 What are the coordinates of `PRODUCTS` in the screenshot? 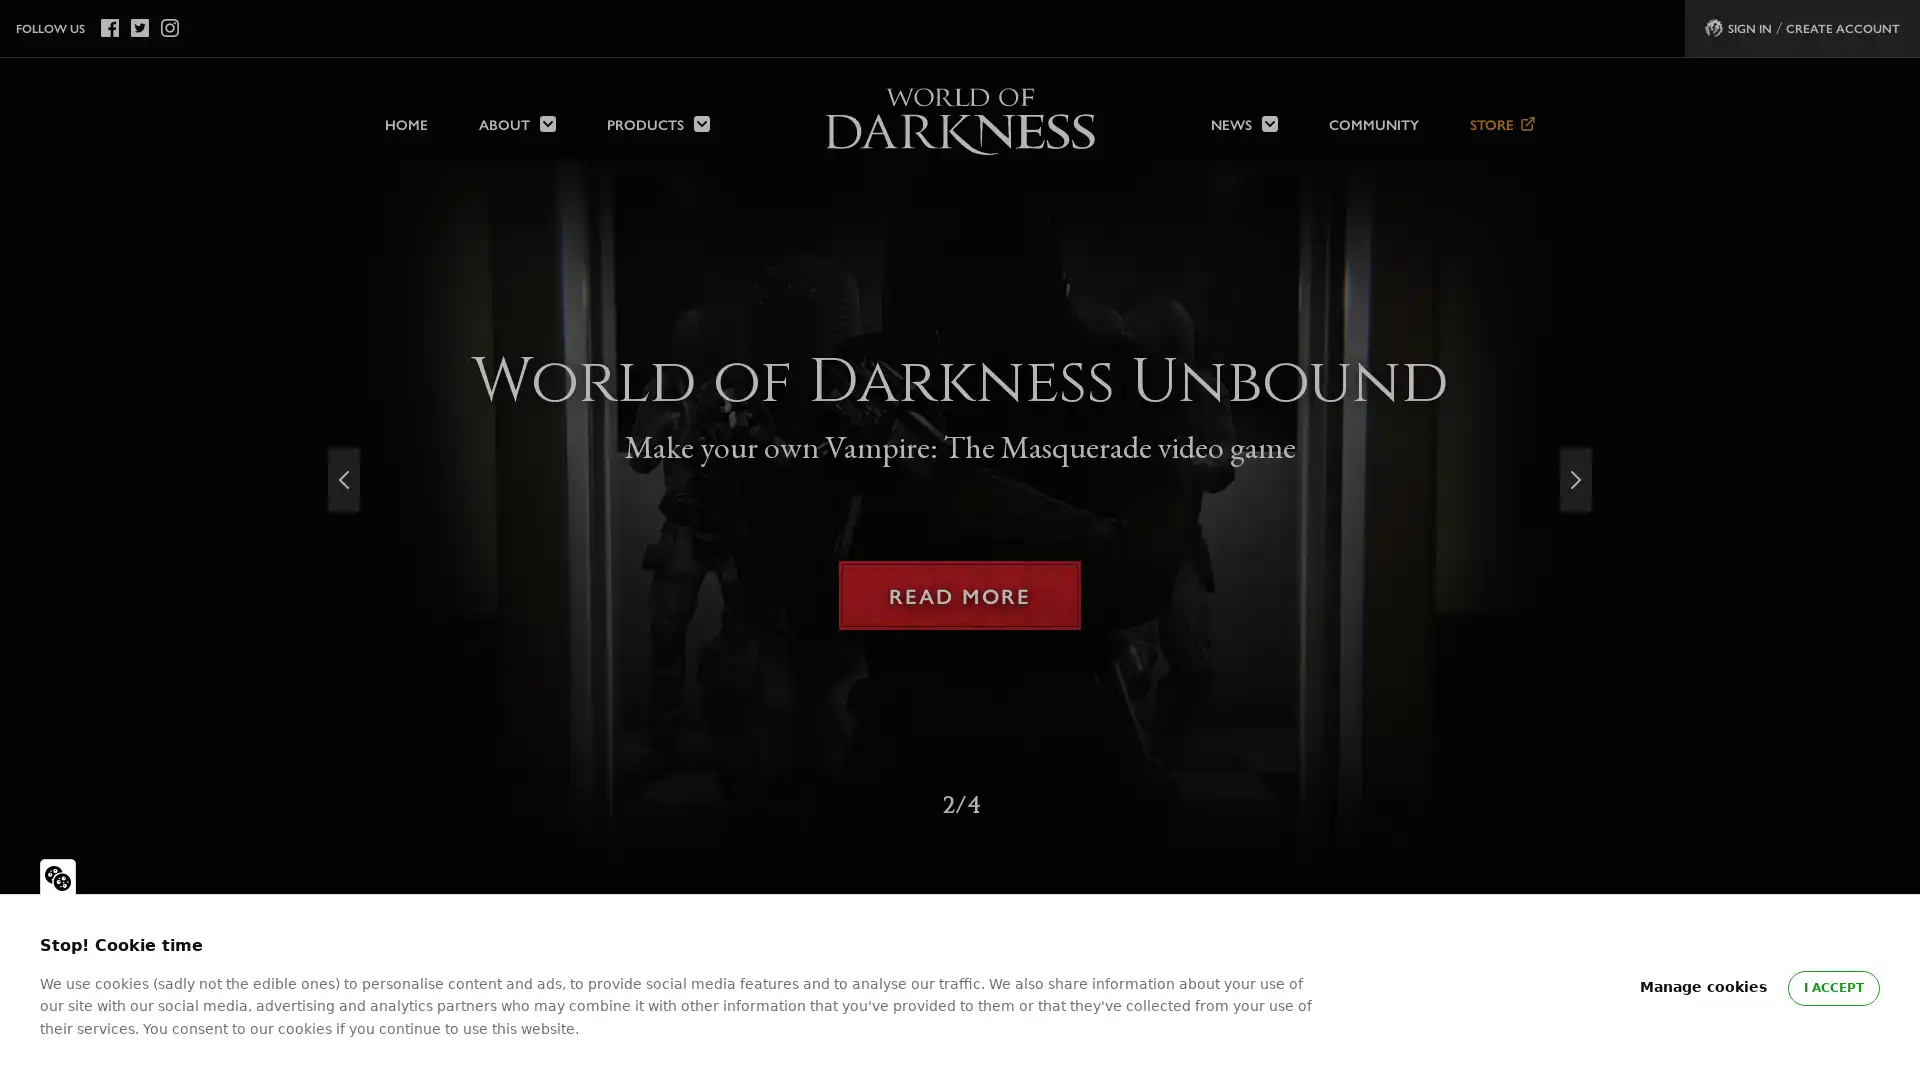 It's located at (657, 112).